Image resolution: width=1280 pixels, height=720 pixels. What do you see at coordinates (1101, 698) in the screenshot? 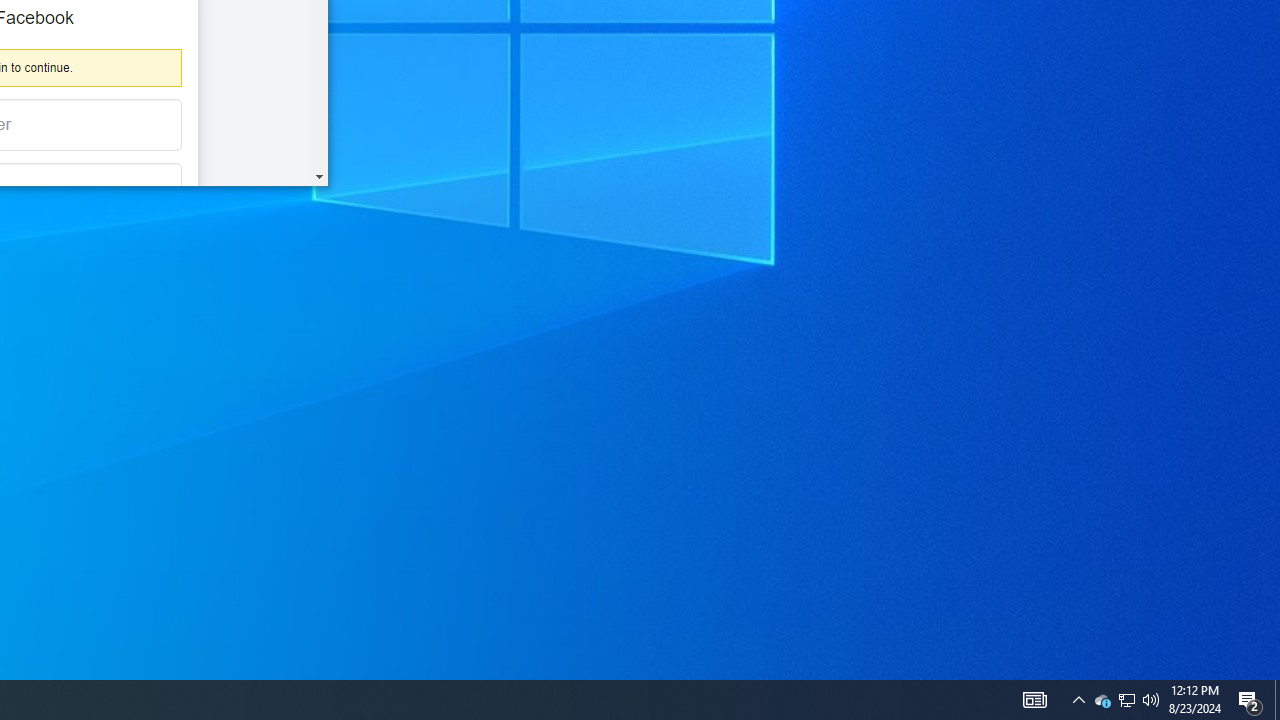
I see `'Q2790: 100%'` at bounding box center [1101, 698].